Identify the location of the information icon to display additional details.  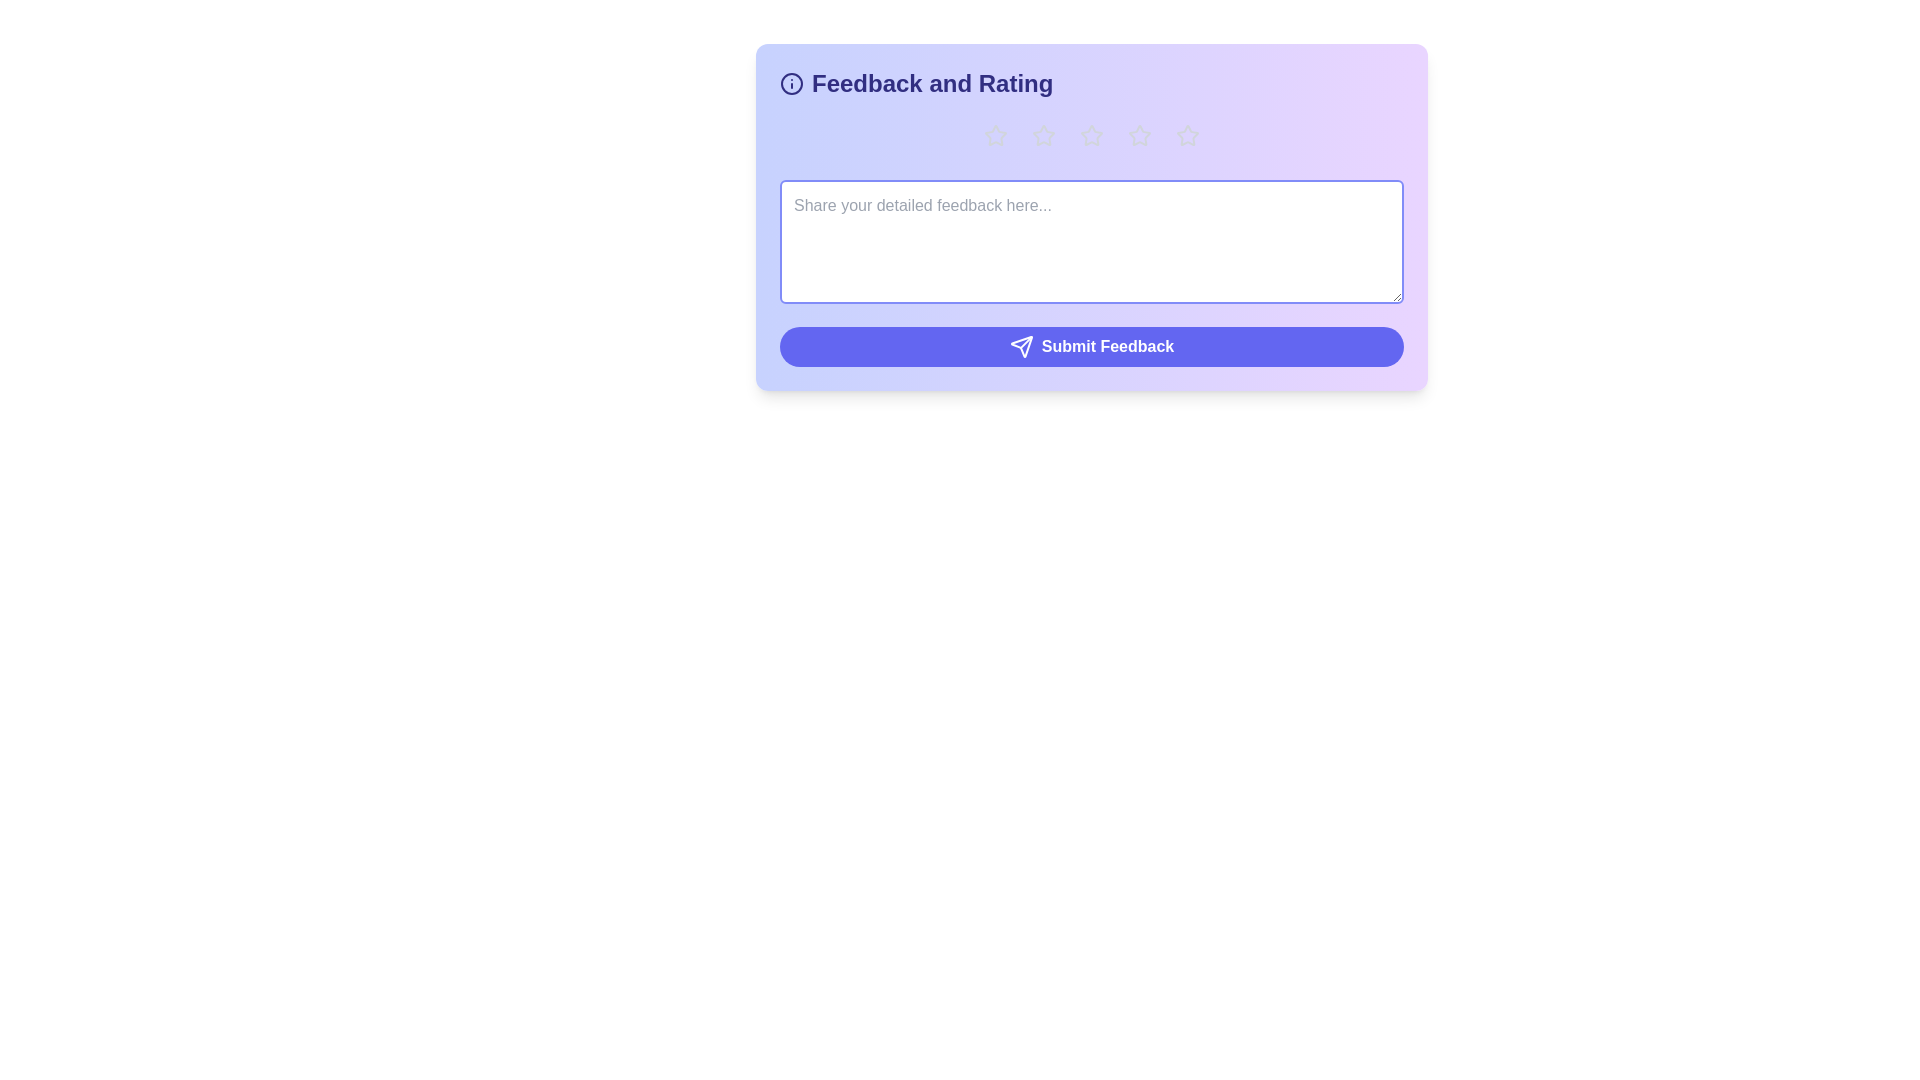
(791, 83).